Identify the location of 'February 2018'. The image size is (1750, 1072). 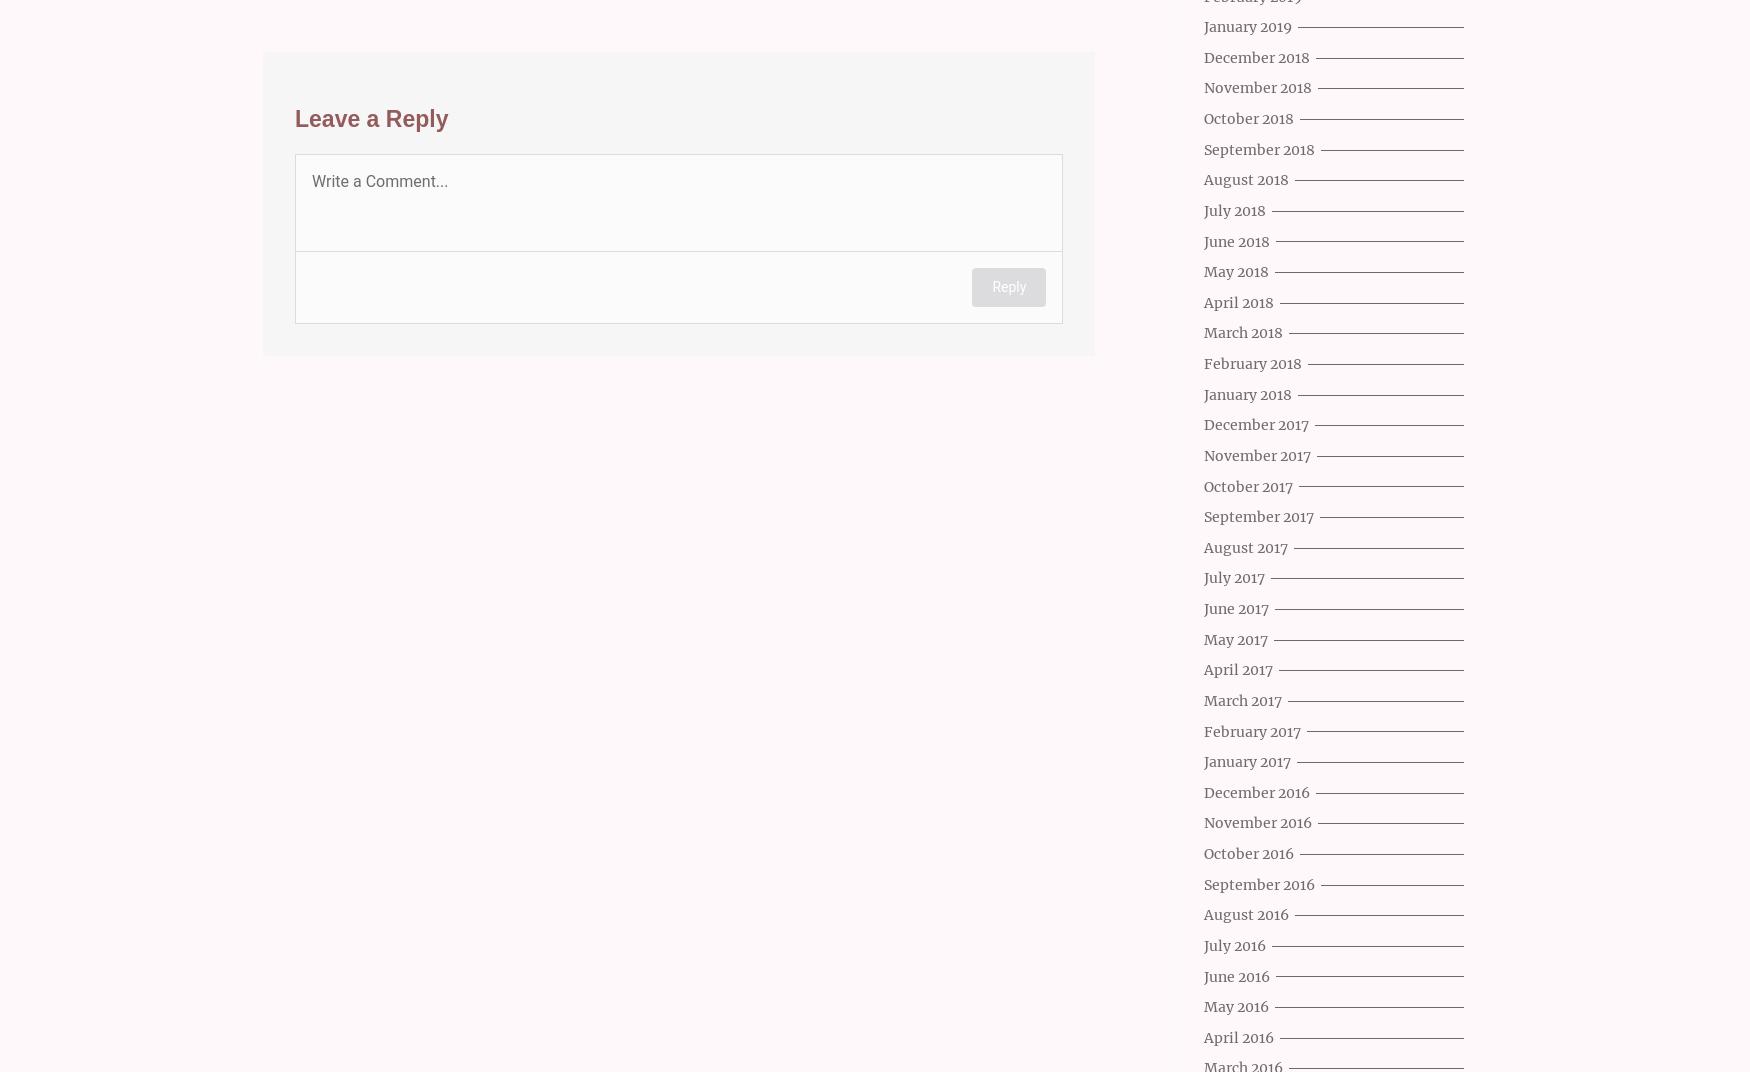
(1252, 364).